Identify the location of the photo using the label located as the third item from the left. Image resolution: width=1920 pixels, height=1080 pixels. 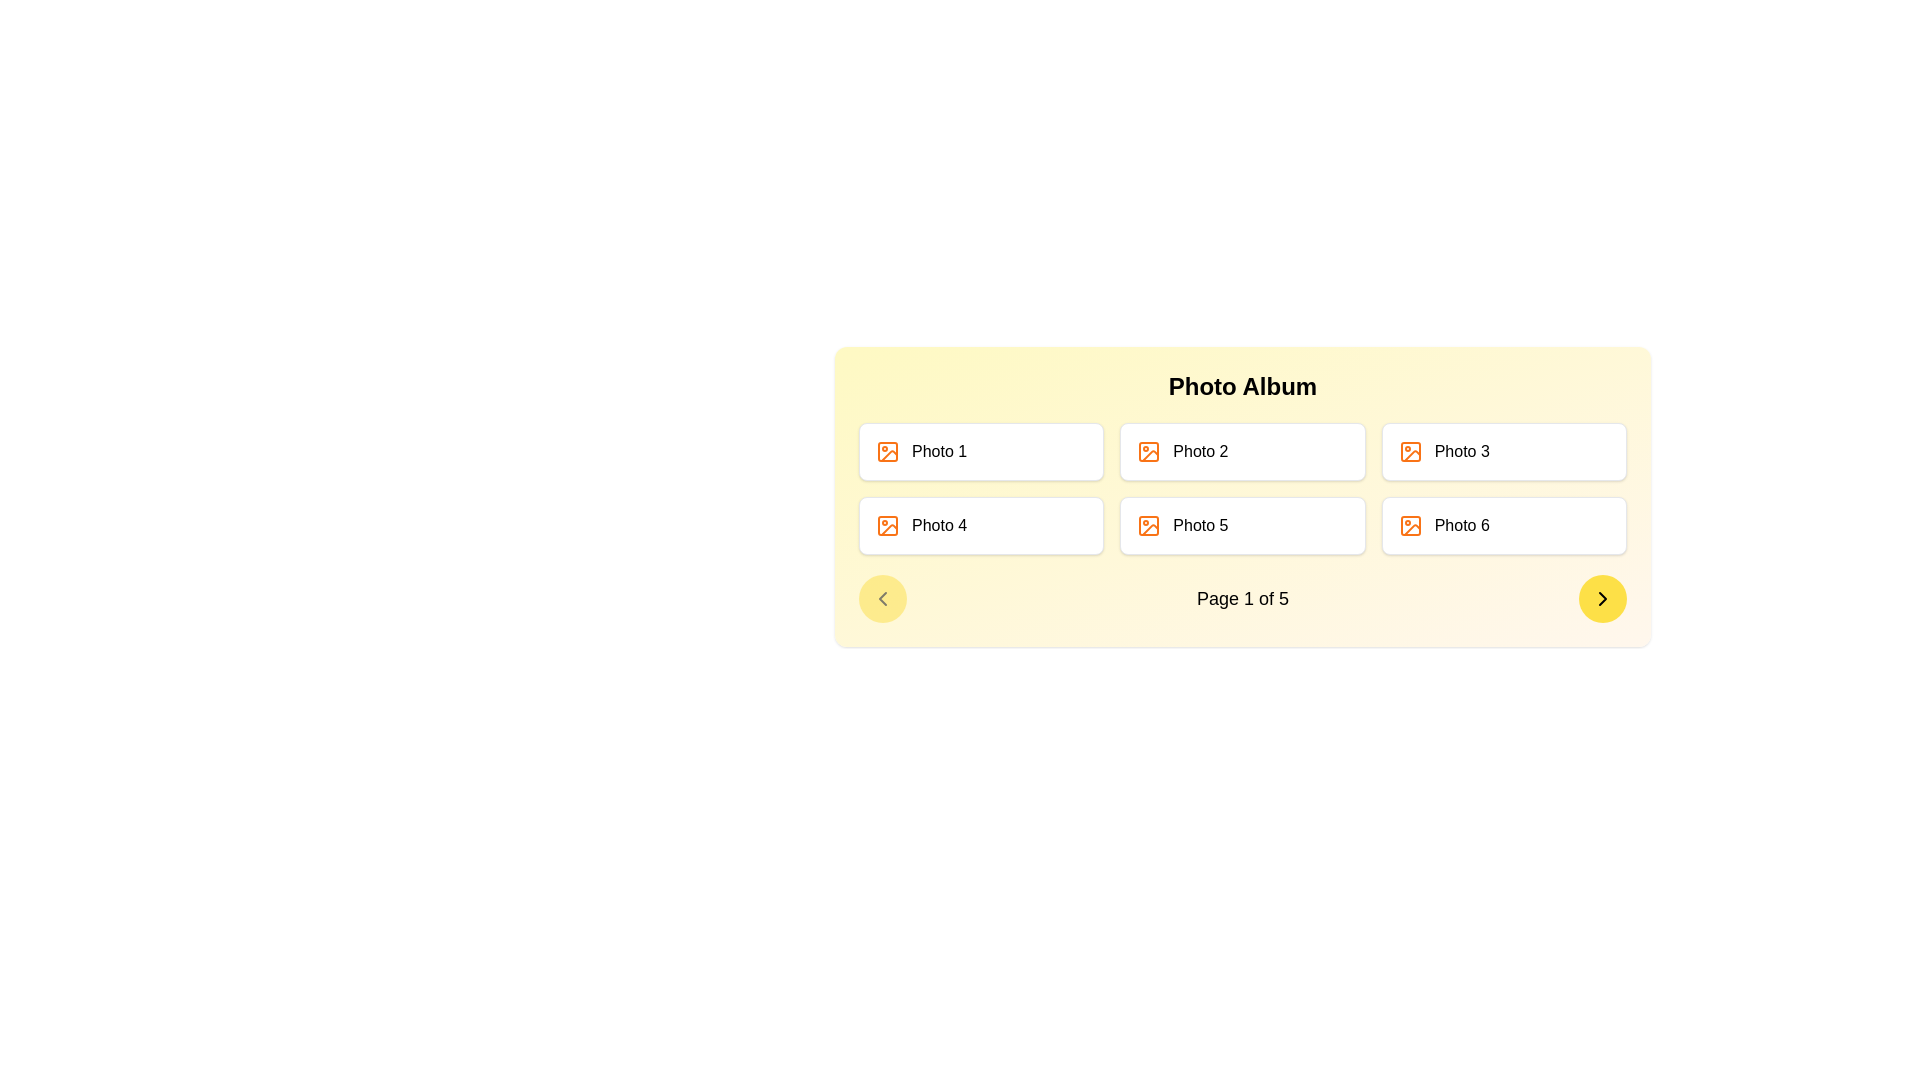
(1462, 451).